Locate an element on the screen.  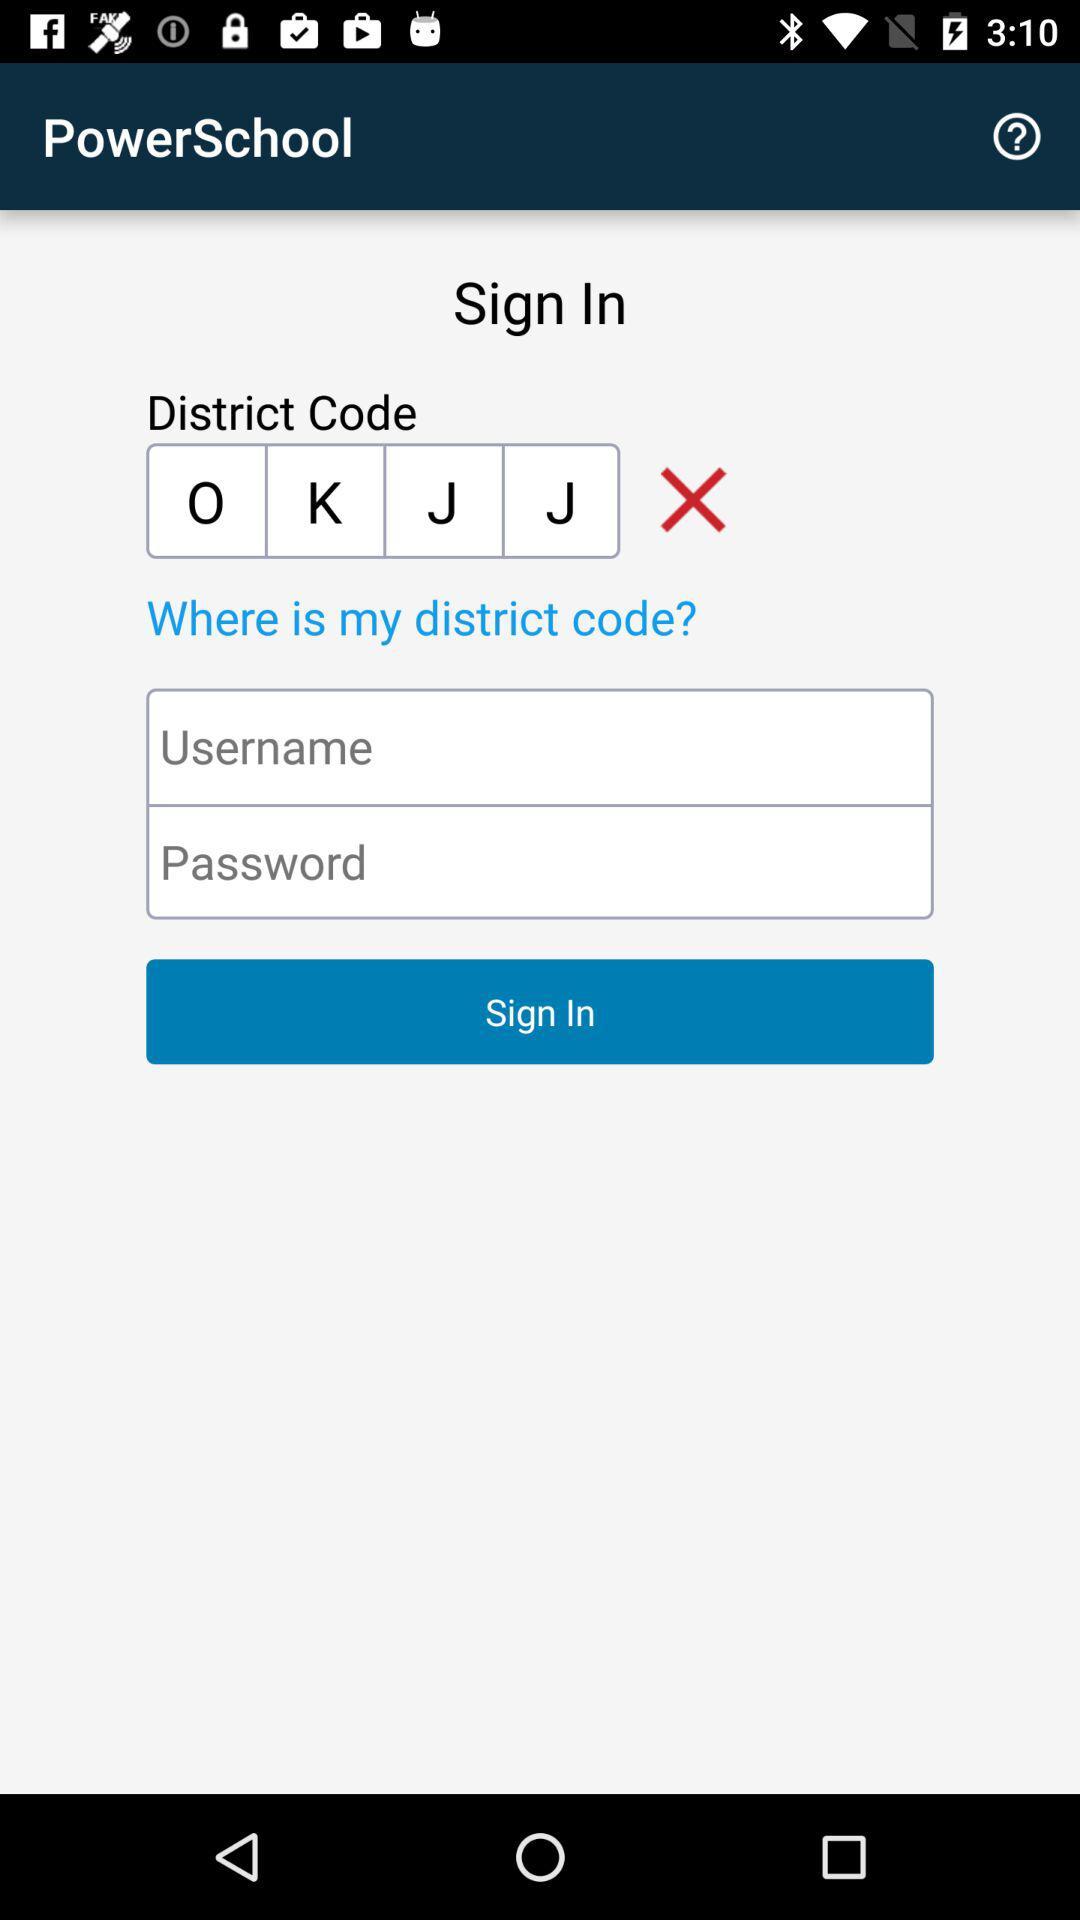
the first letter o be below the text district code is located at coordinates (205, 500).